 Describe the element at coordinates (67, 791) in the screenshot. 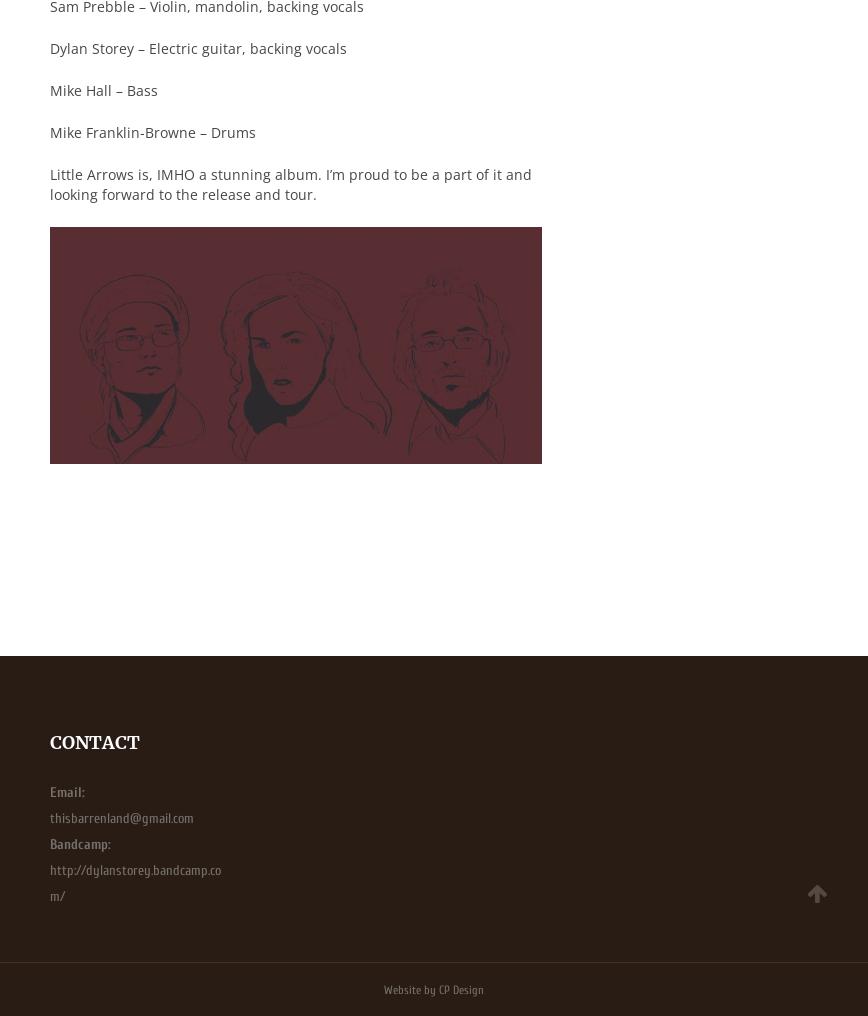

I see `'Email:'` at that location.